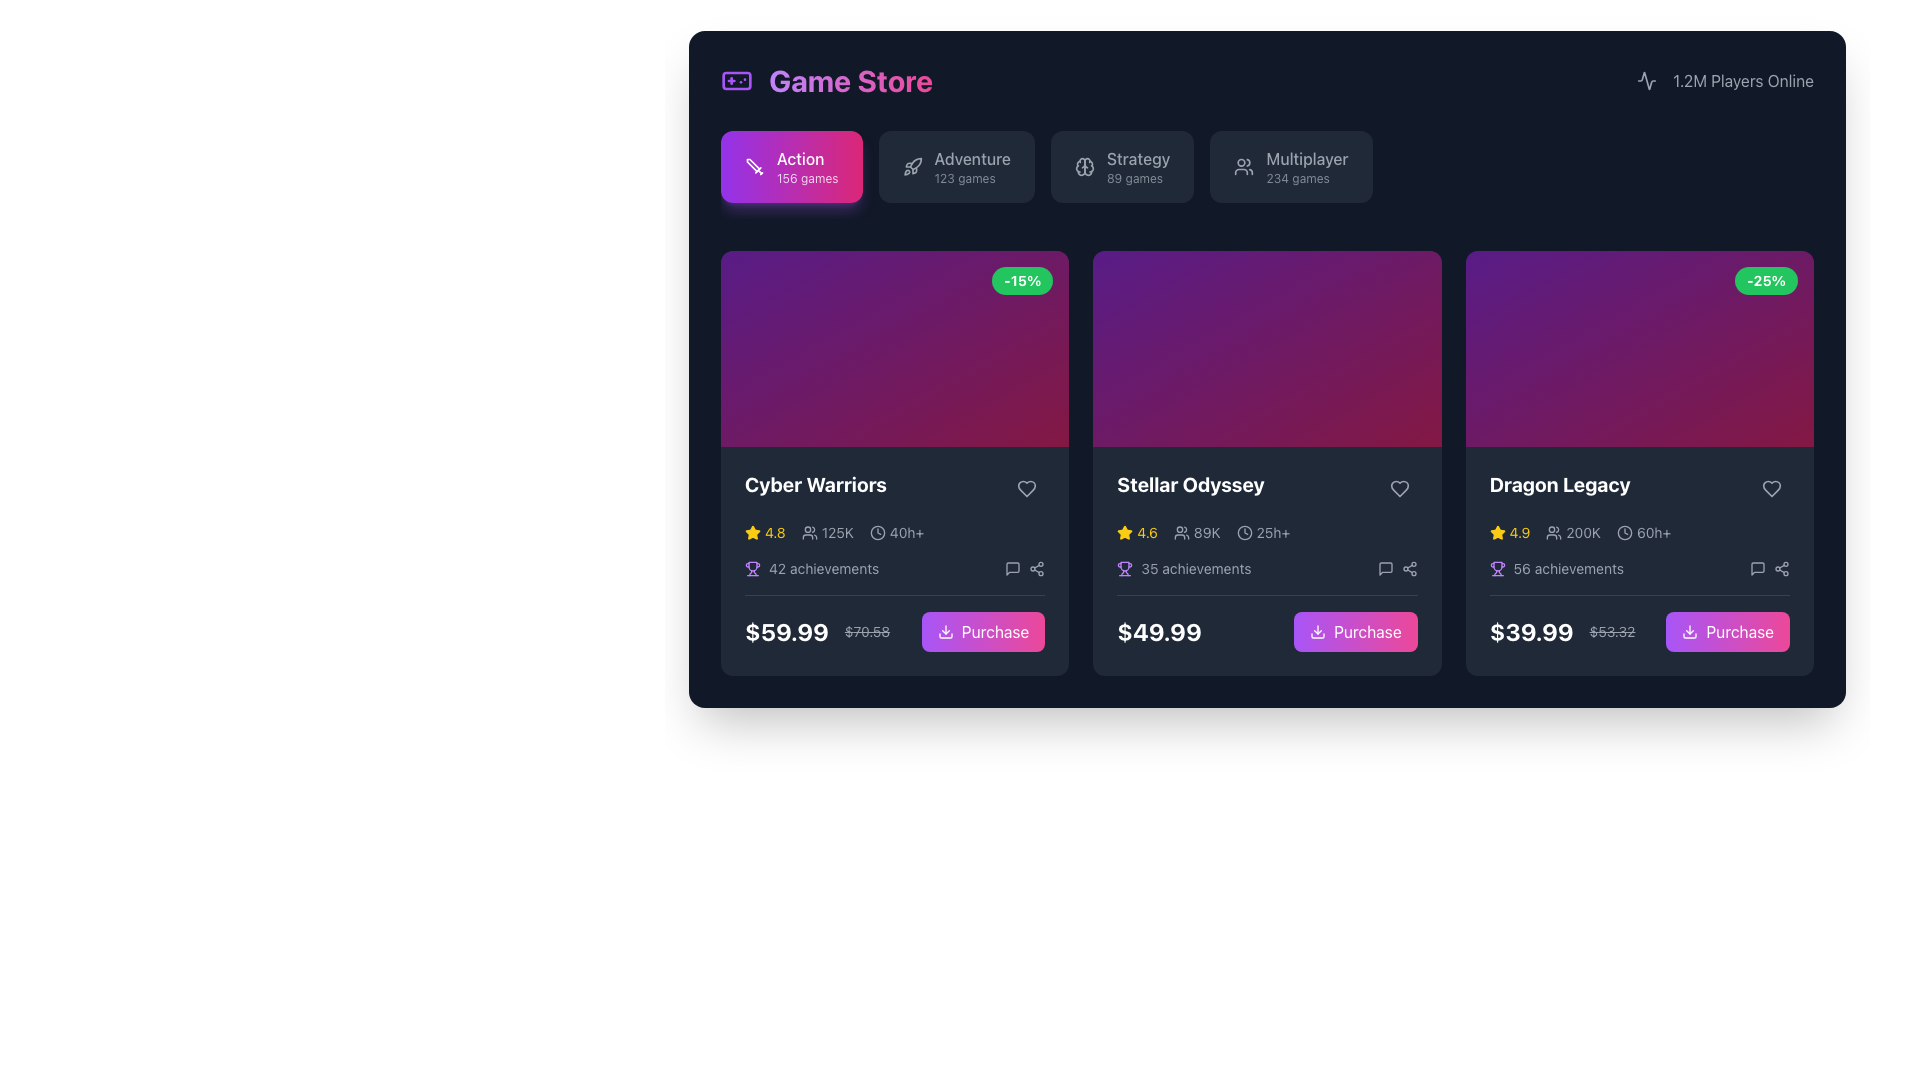 Image resolution: width=1920 pixels, height=1080 pixels. Describe the element at coordinates (1190, 484) in the screenshot. I see `the text label displaying 'Stellar Odyssey' in bold white font, located in the second card of the Game Store section` at that location.